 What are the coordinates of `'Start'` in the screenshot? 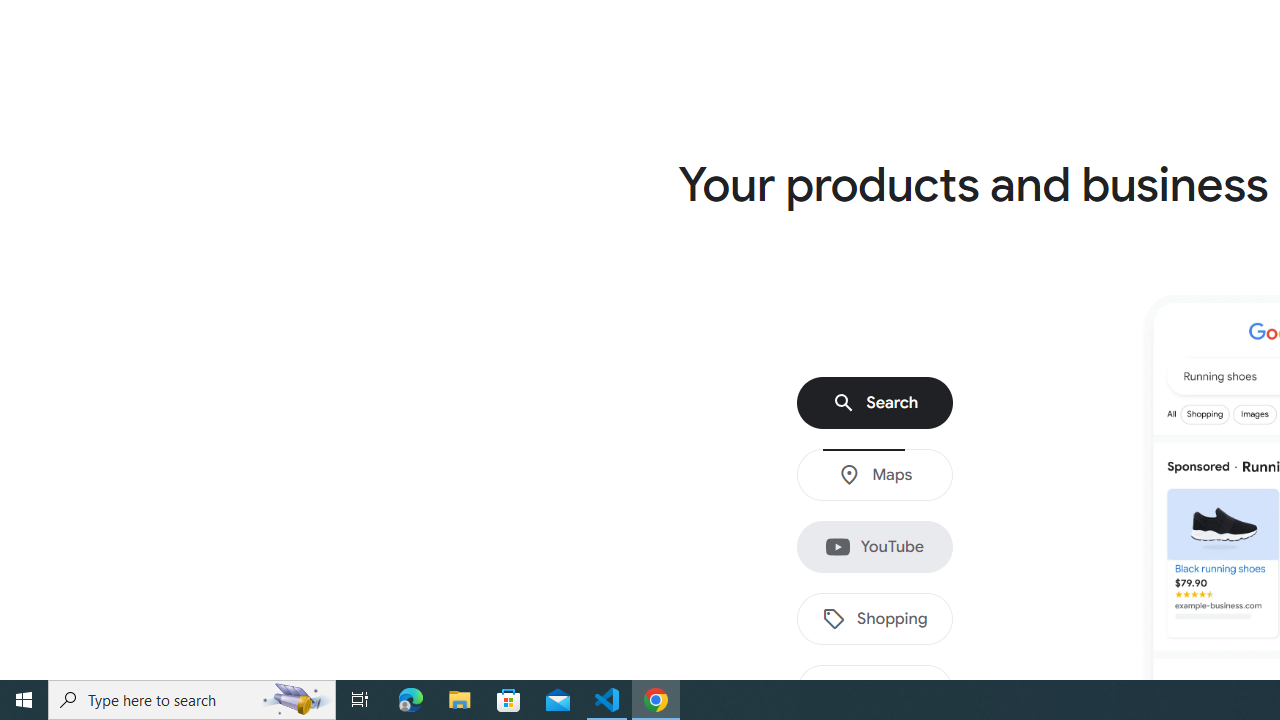 It's located at (24, 698).